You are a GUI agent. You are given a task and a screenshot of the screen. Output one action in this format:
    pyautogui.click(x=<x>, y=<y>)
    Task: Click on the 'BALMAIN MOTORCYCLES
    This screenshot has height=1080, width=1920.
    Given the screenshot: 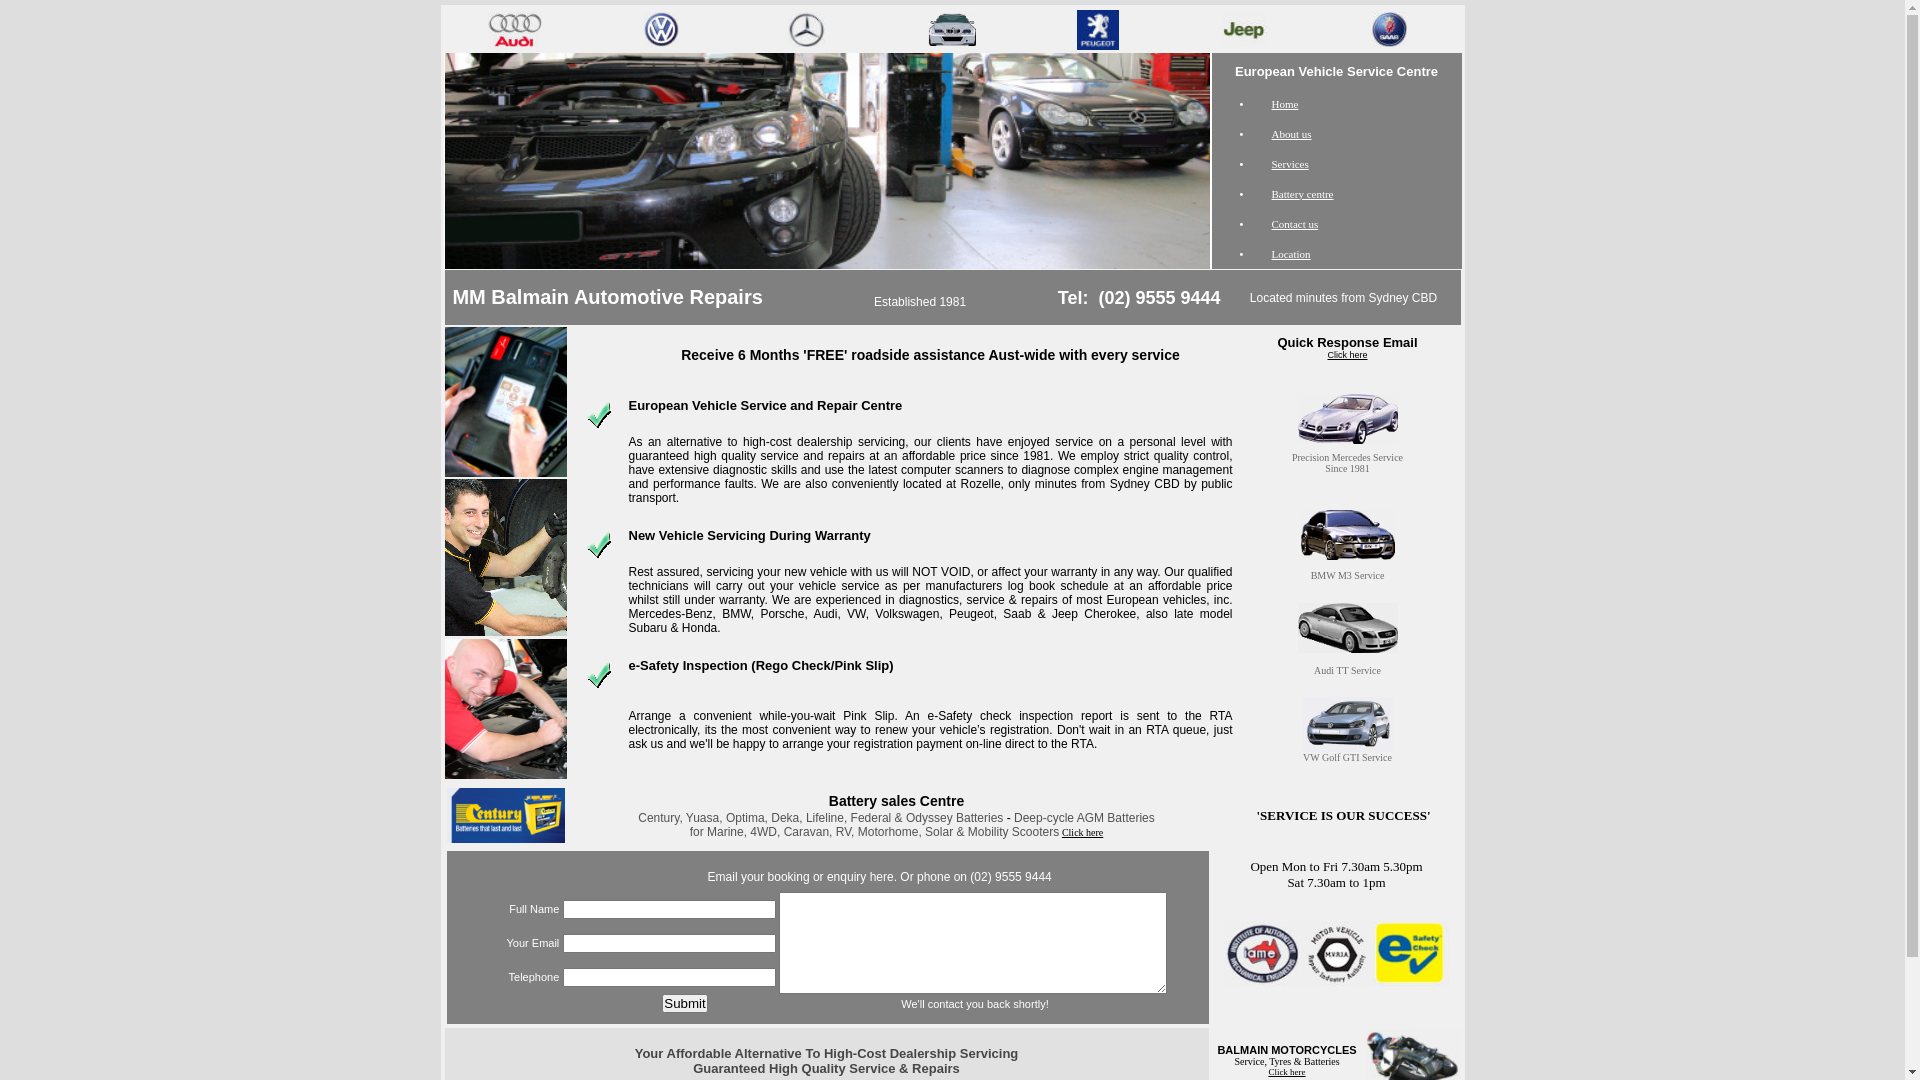 What is the action you would take?
    pyautogui.click(x=1286, y=1054)
    